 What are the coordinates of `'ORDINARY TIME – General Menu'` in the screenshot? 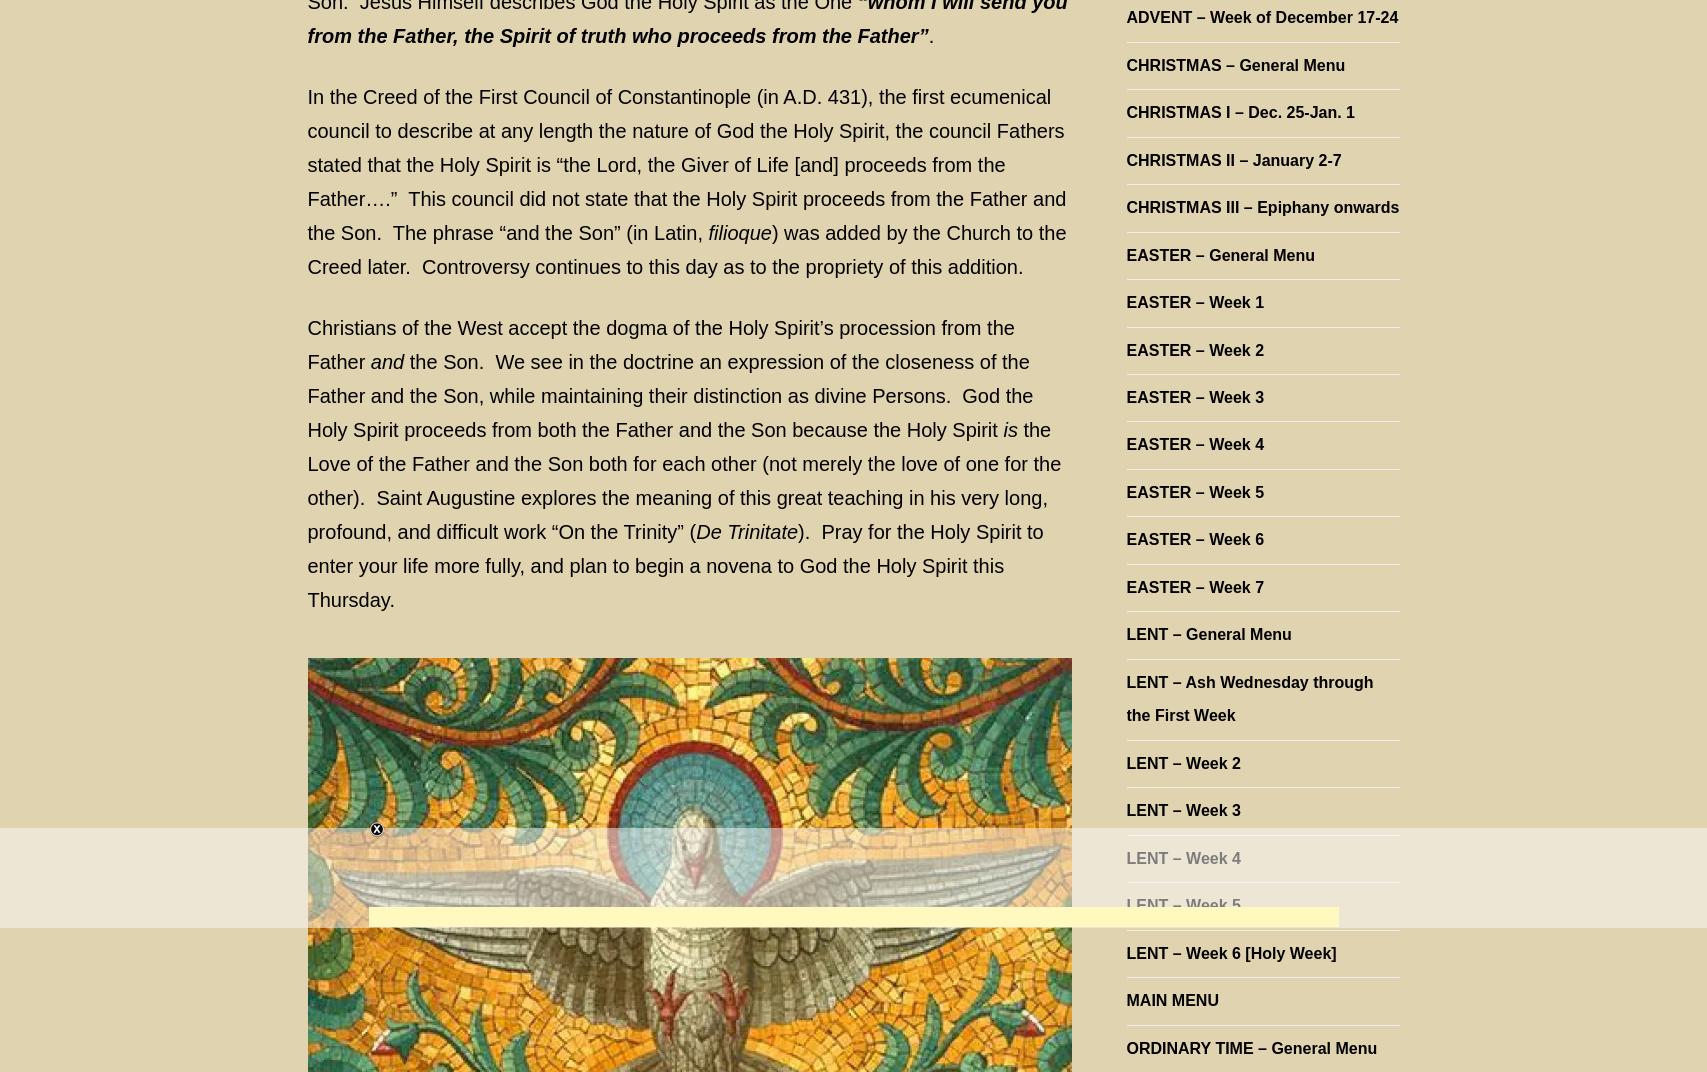 It's located at (1250, 1047).